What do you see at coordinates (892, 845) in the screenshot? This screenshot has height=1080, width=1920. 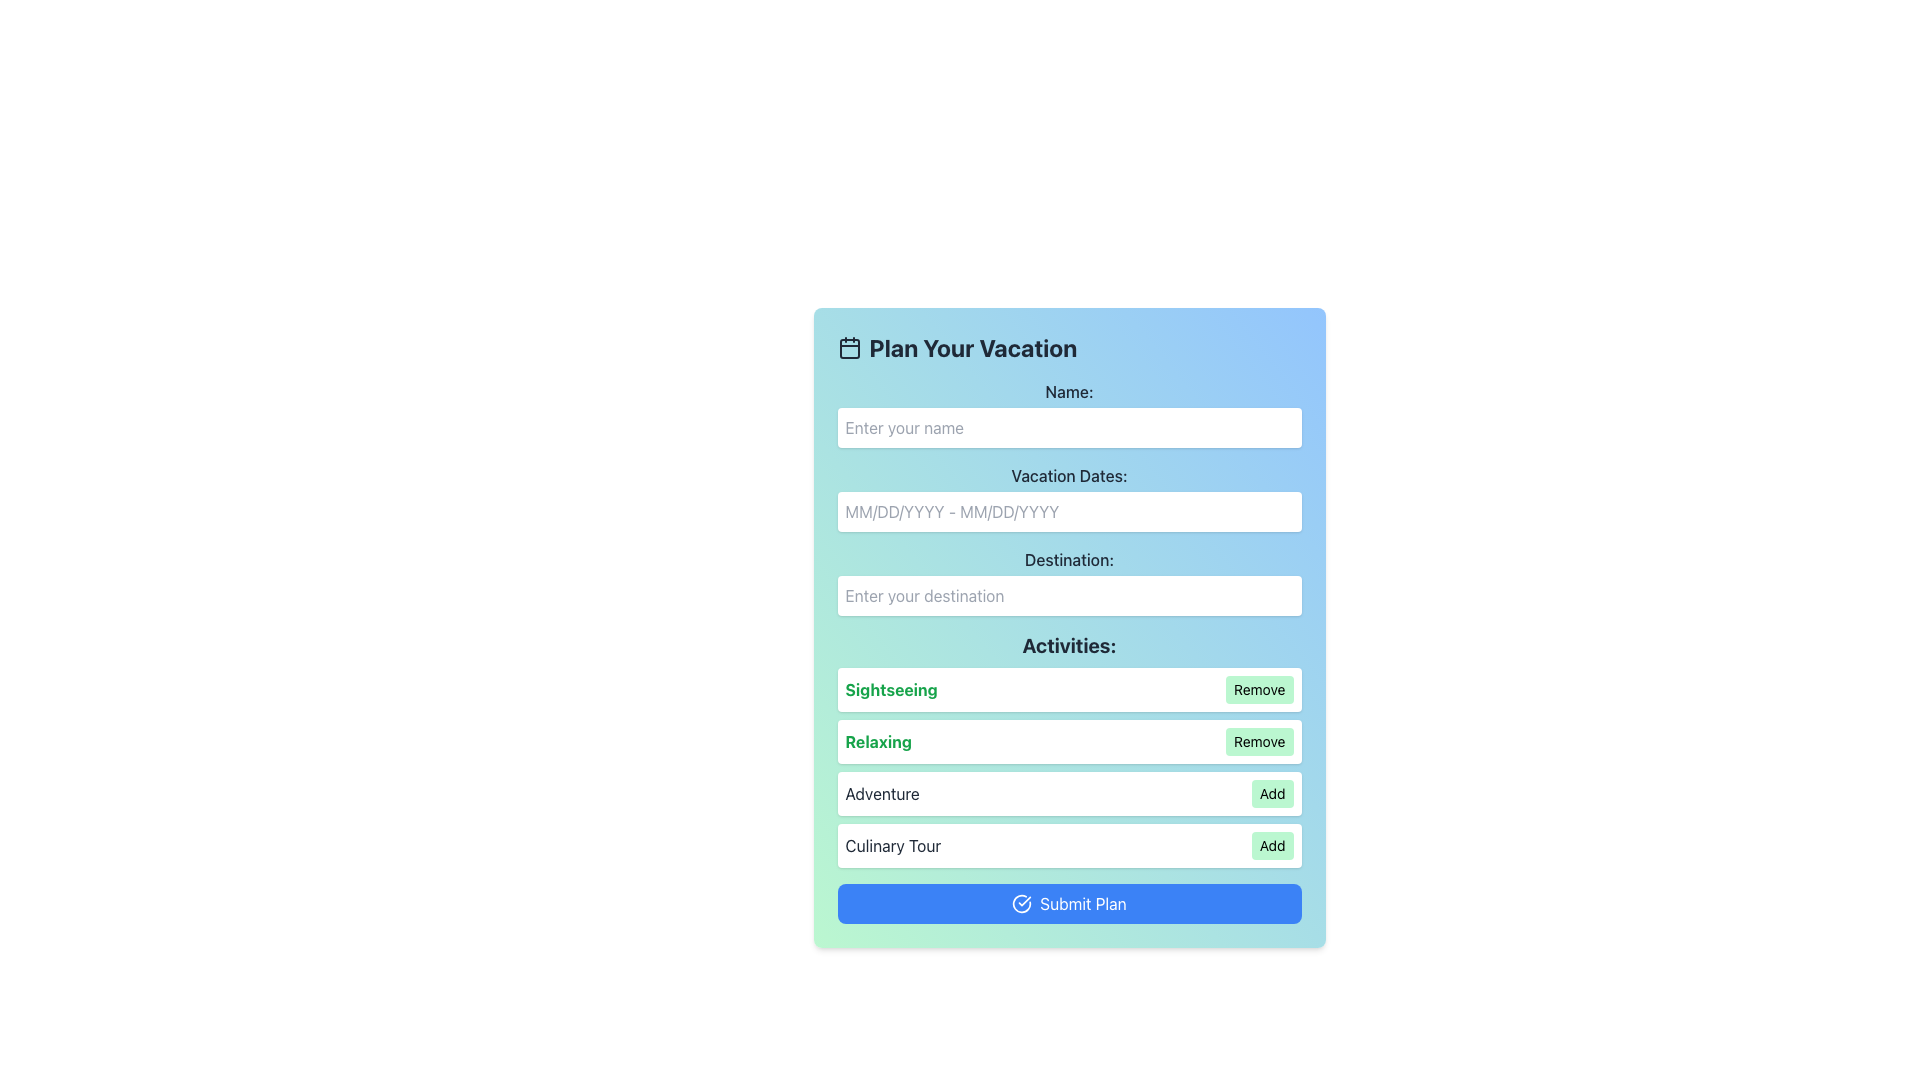 I see `the text component displaying 'Culinary Tour' in dark gray font located in the lower section of the form under the 'Activities' category` at bounding box center [892, 845].